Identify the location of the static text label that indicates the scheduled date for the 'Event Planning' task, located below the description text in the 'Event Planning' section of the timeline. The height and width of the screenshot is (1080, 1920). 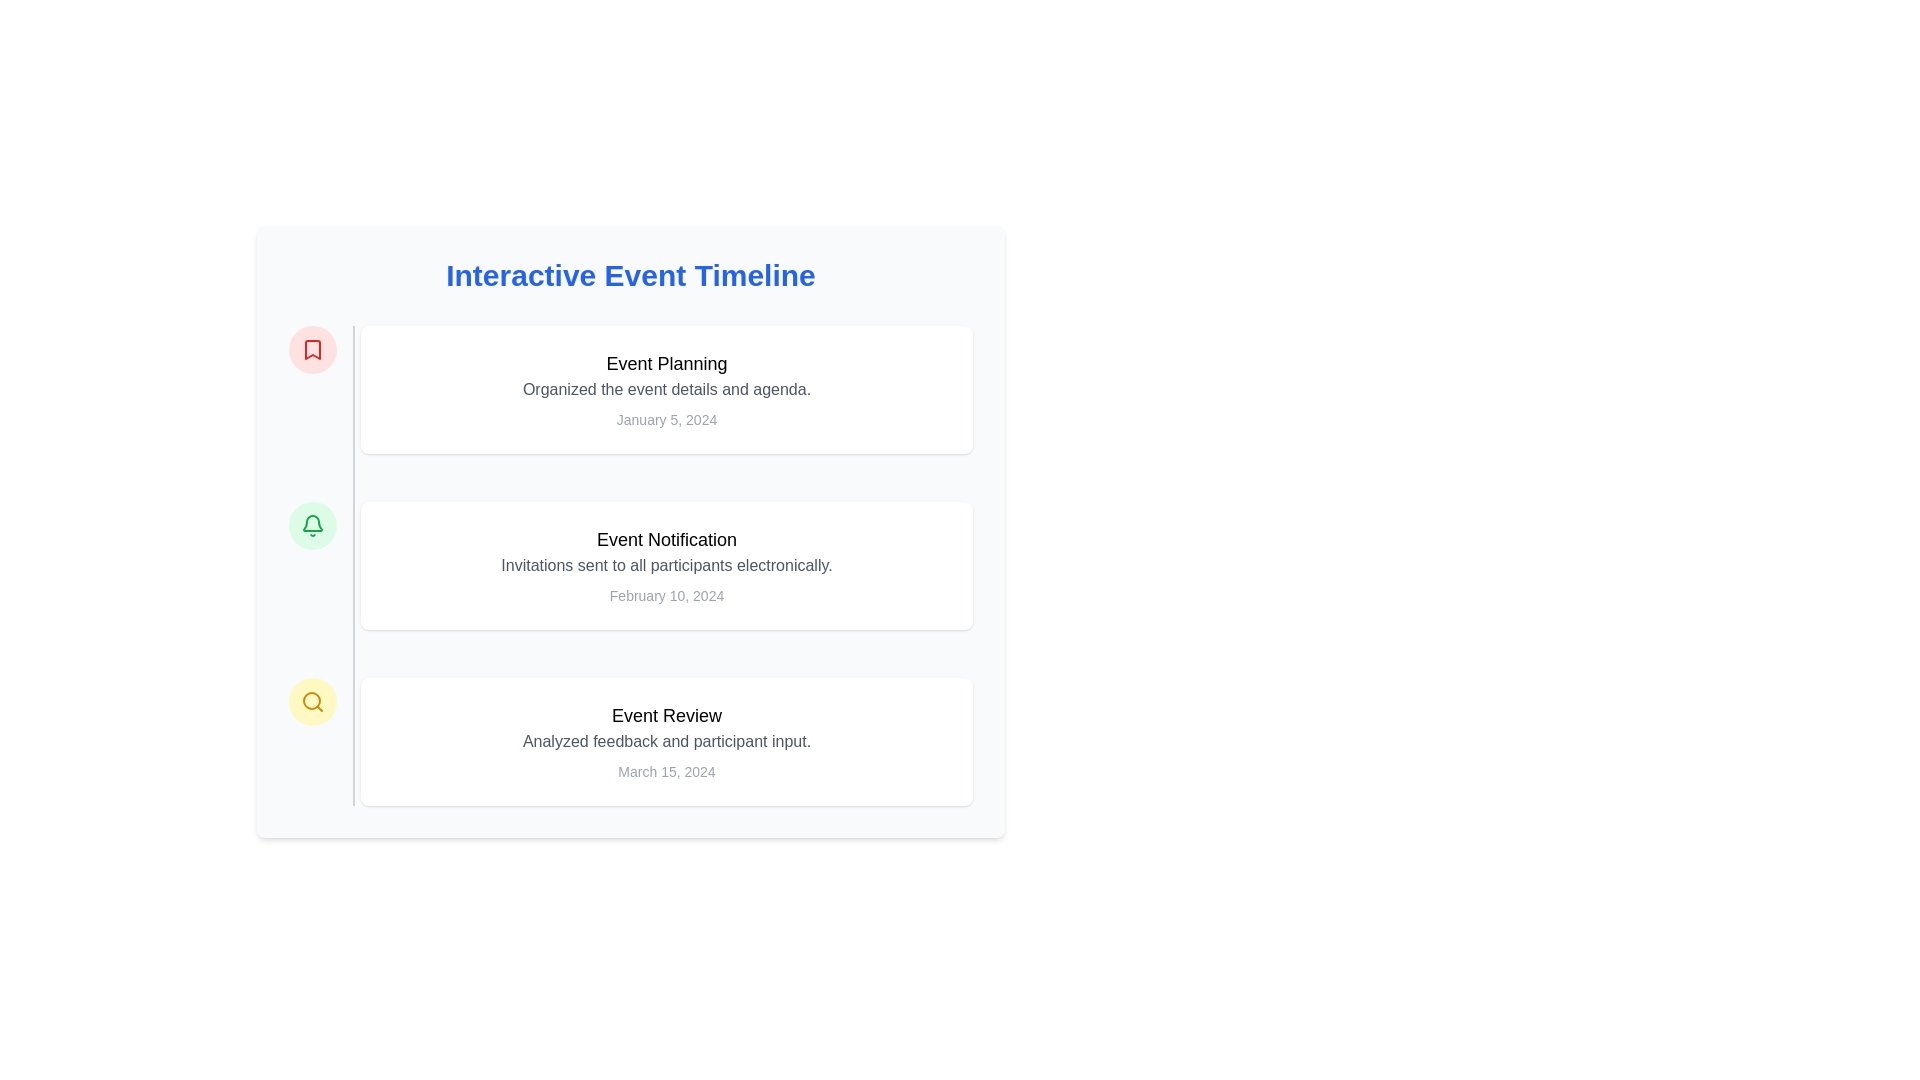
(667, 419).